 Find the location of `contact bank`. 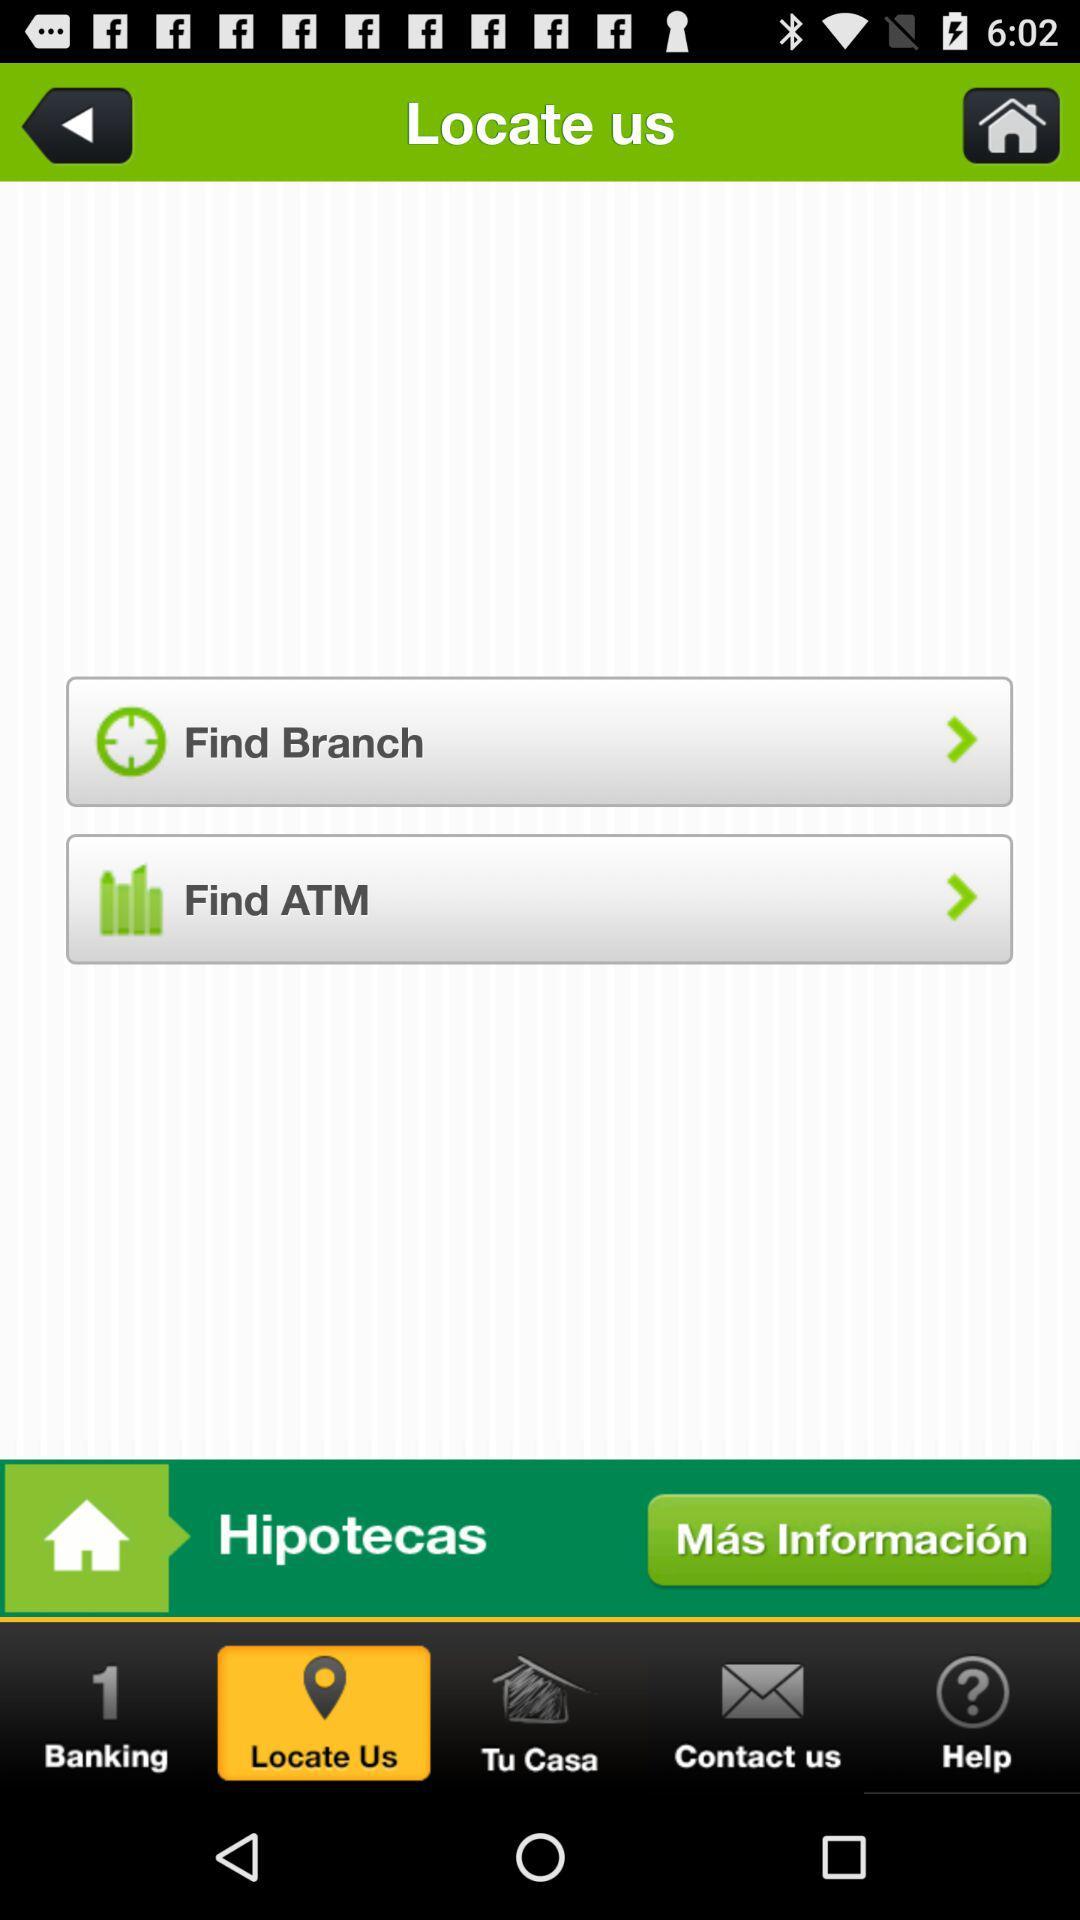

contact bank is located at coordinates (756, 1707).